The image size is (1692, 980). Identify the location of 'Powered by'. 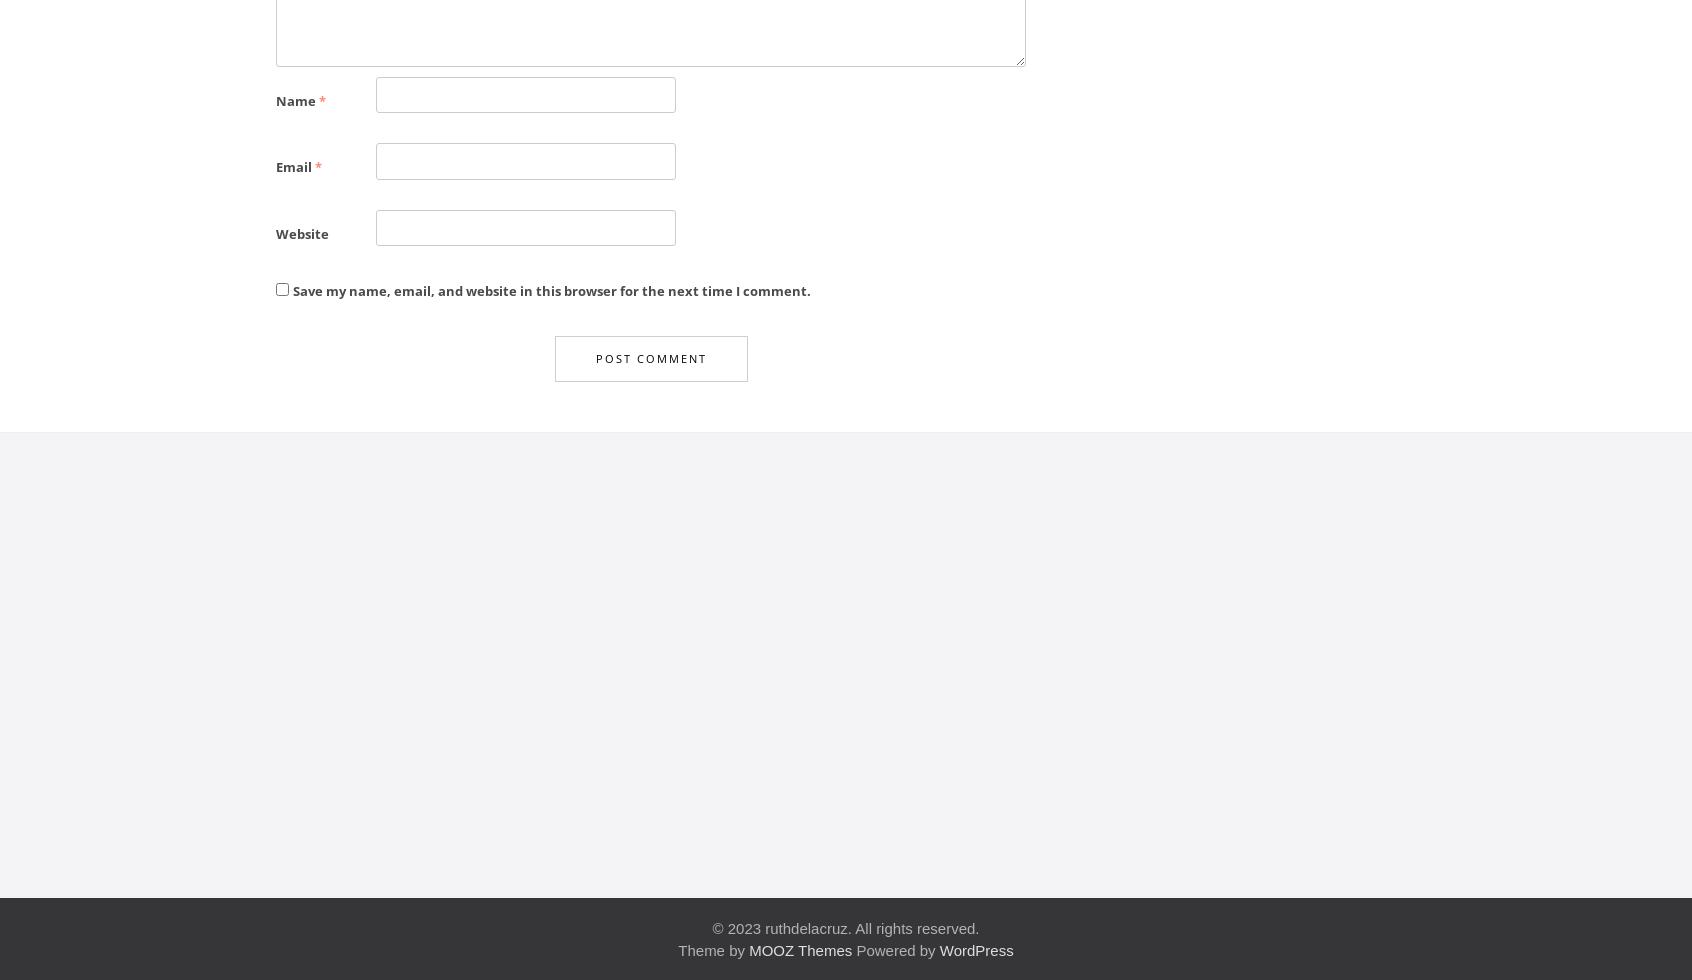
(894, 949).